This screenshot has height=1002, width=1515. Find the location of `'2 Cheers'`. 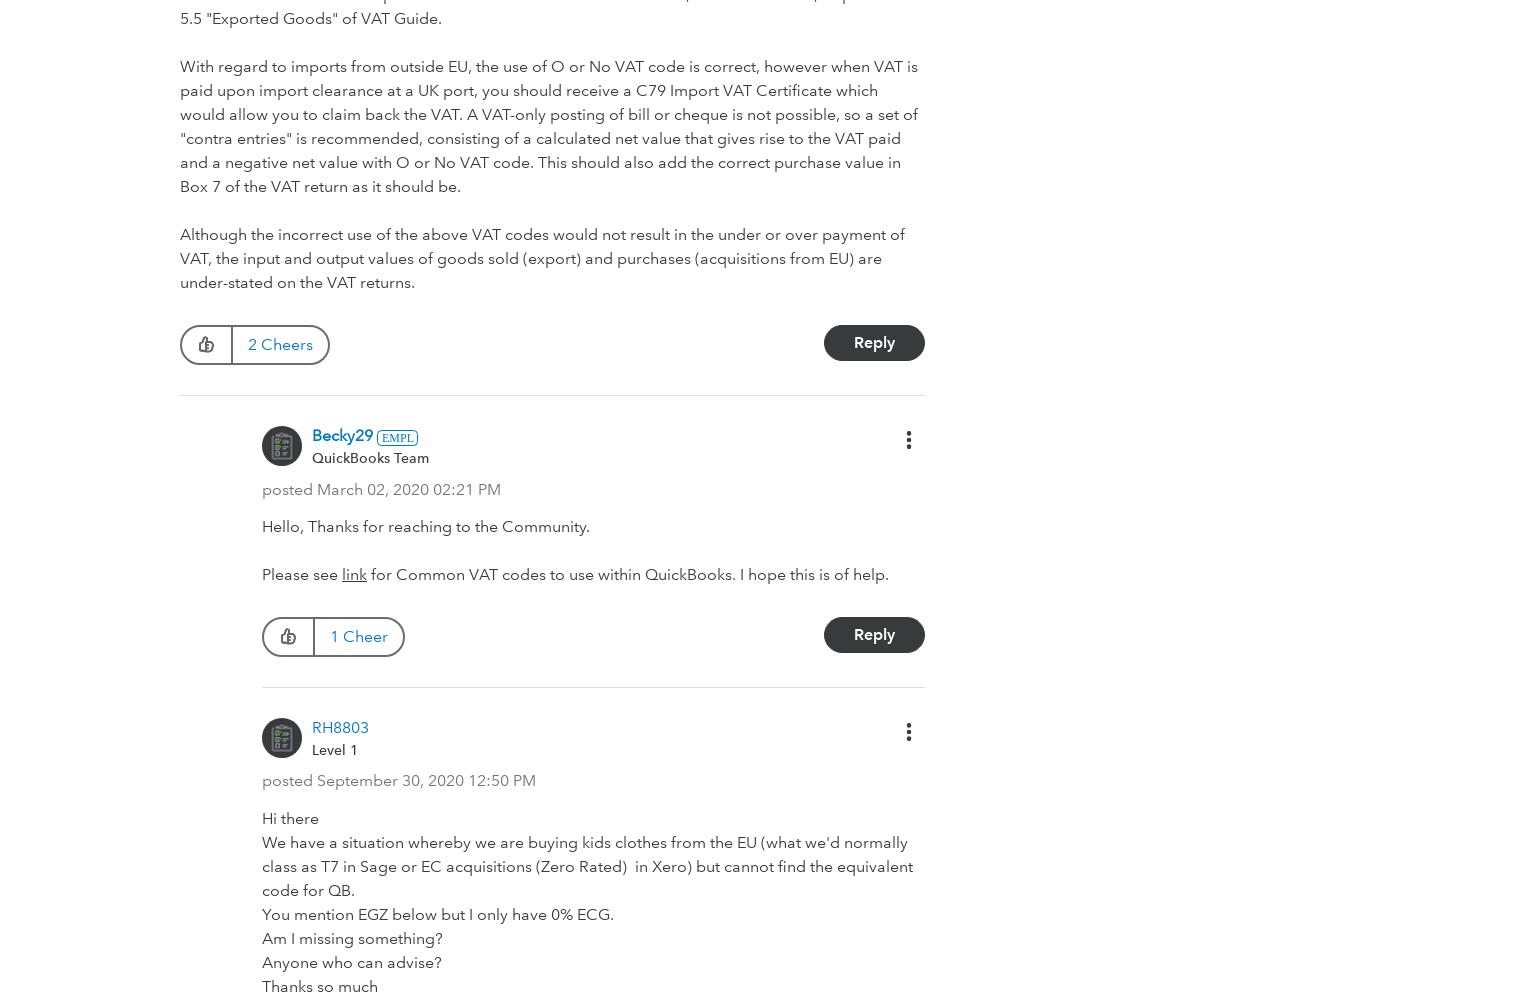

'2 Cheers' is located at coordinates (280, 344).